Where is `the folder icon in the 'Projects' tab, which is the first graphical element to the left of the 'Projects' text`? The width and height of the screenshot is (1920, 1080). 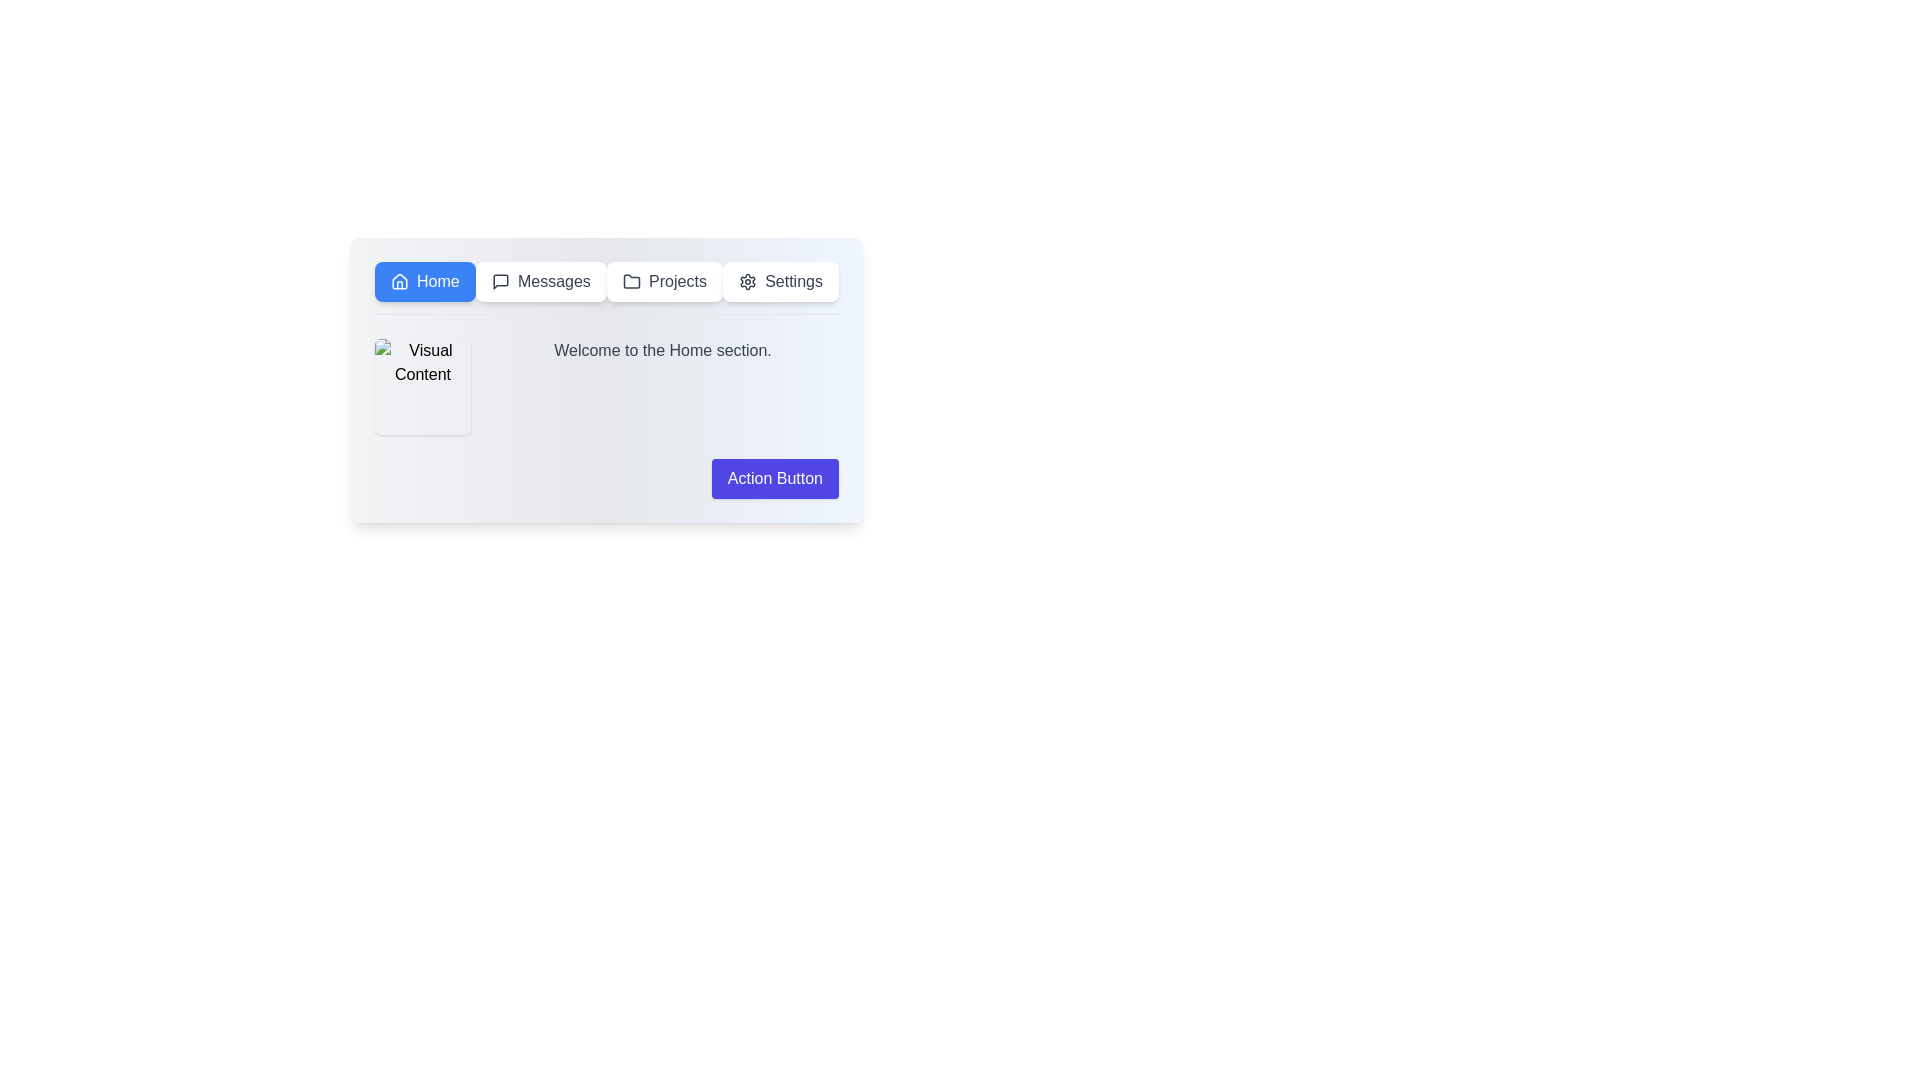 the folder icon in the 'Projects' tab, which is the first graphical element to the left of the 'Projects' text is located at coordinates (631, 281).